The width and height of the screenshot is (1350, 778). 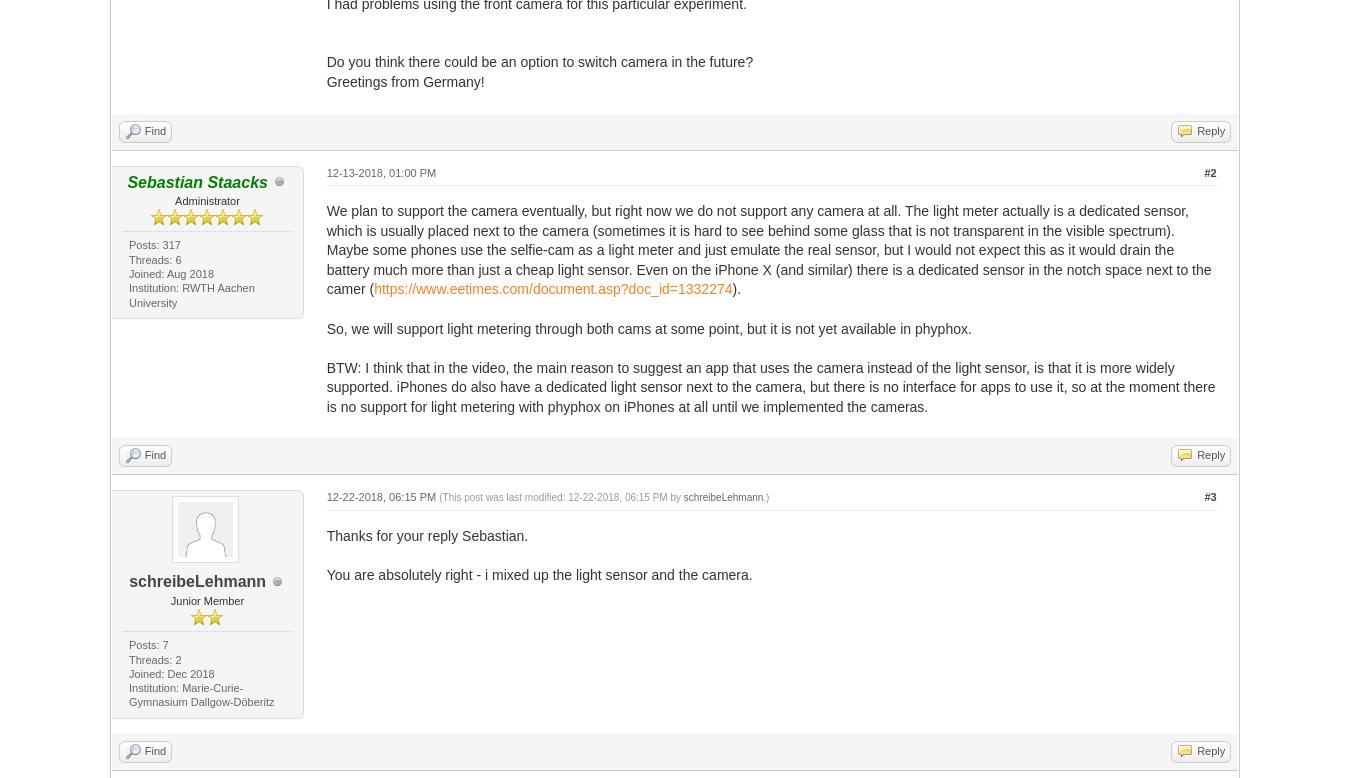 I want to click on 'Administrator', so click(x=206, y=199).